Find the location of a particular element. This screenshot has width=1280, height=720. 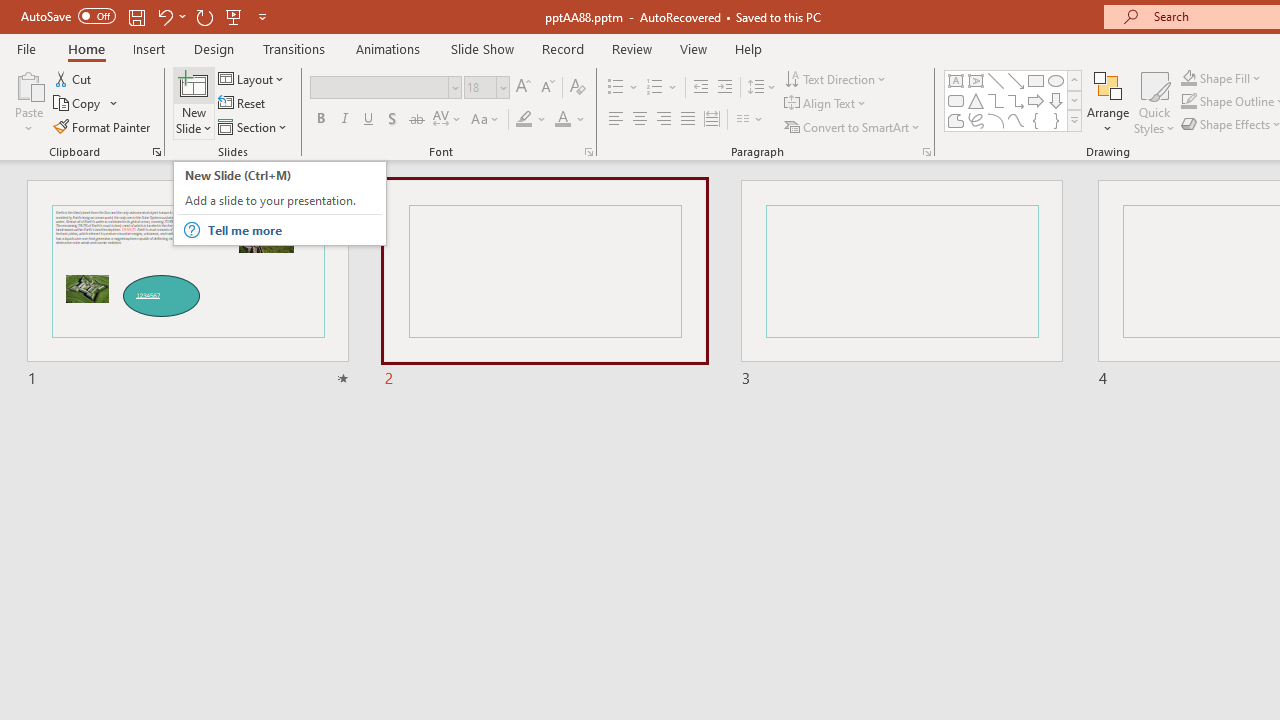

'Shape Outline Teal, Accent 1' is located at coordinates (1189, 101).